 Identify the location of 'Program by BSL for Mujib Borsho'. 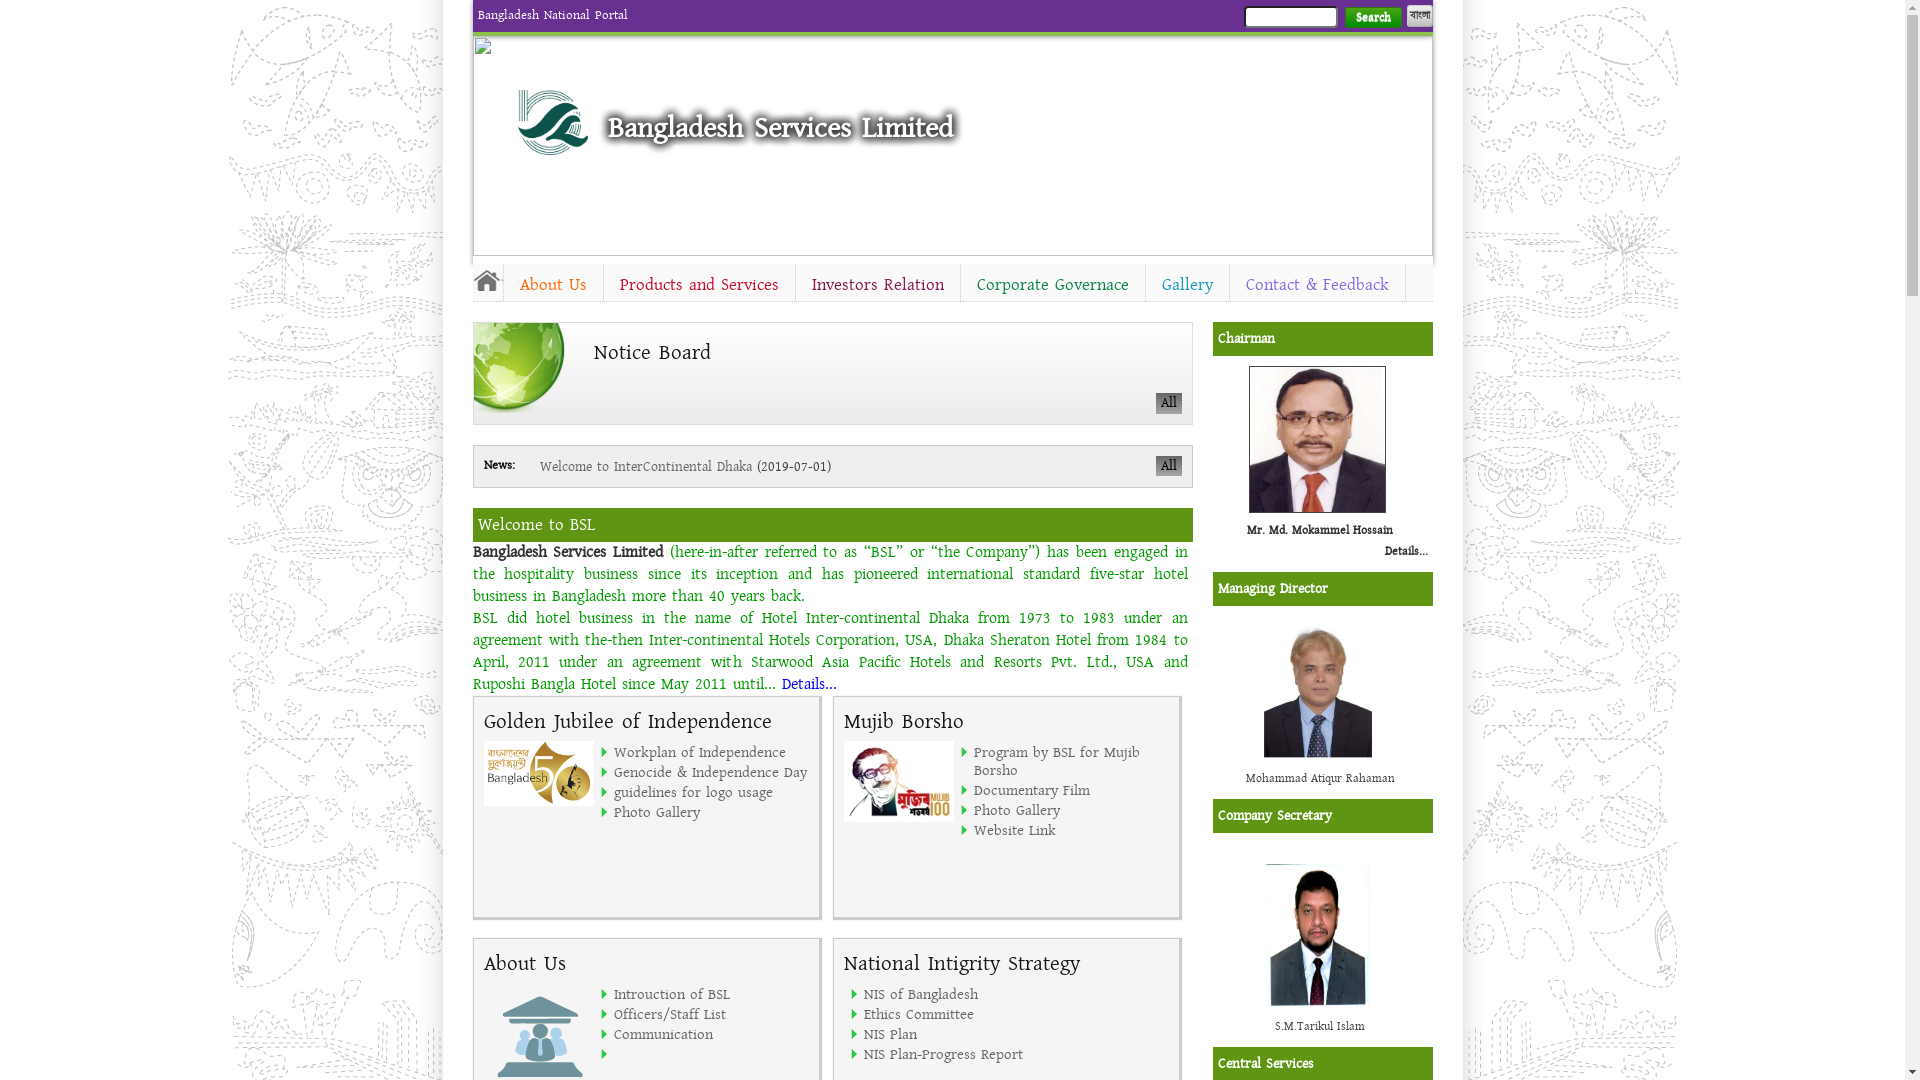
(1070, 760).